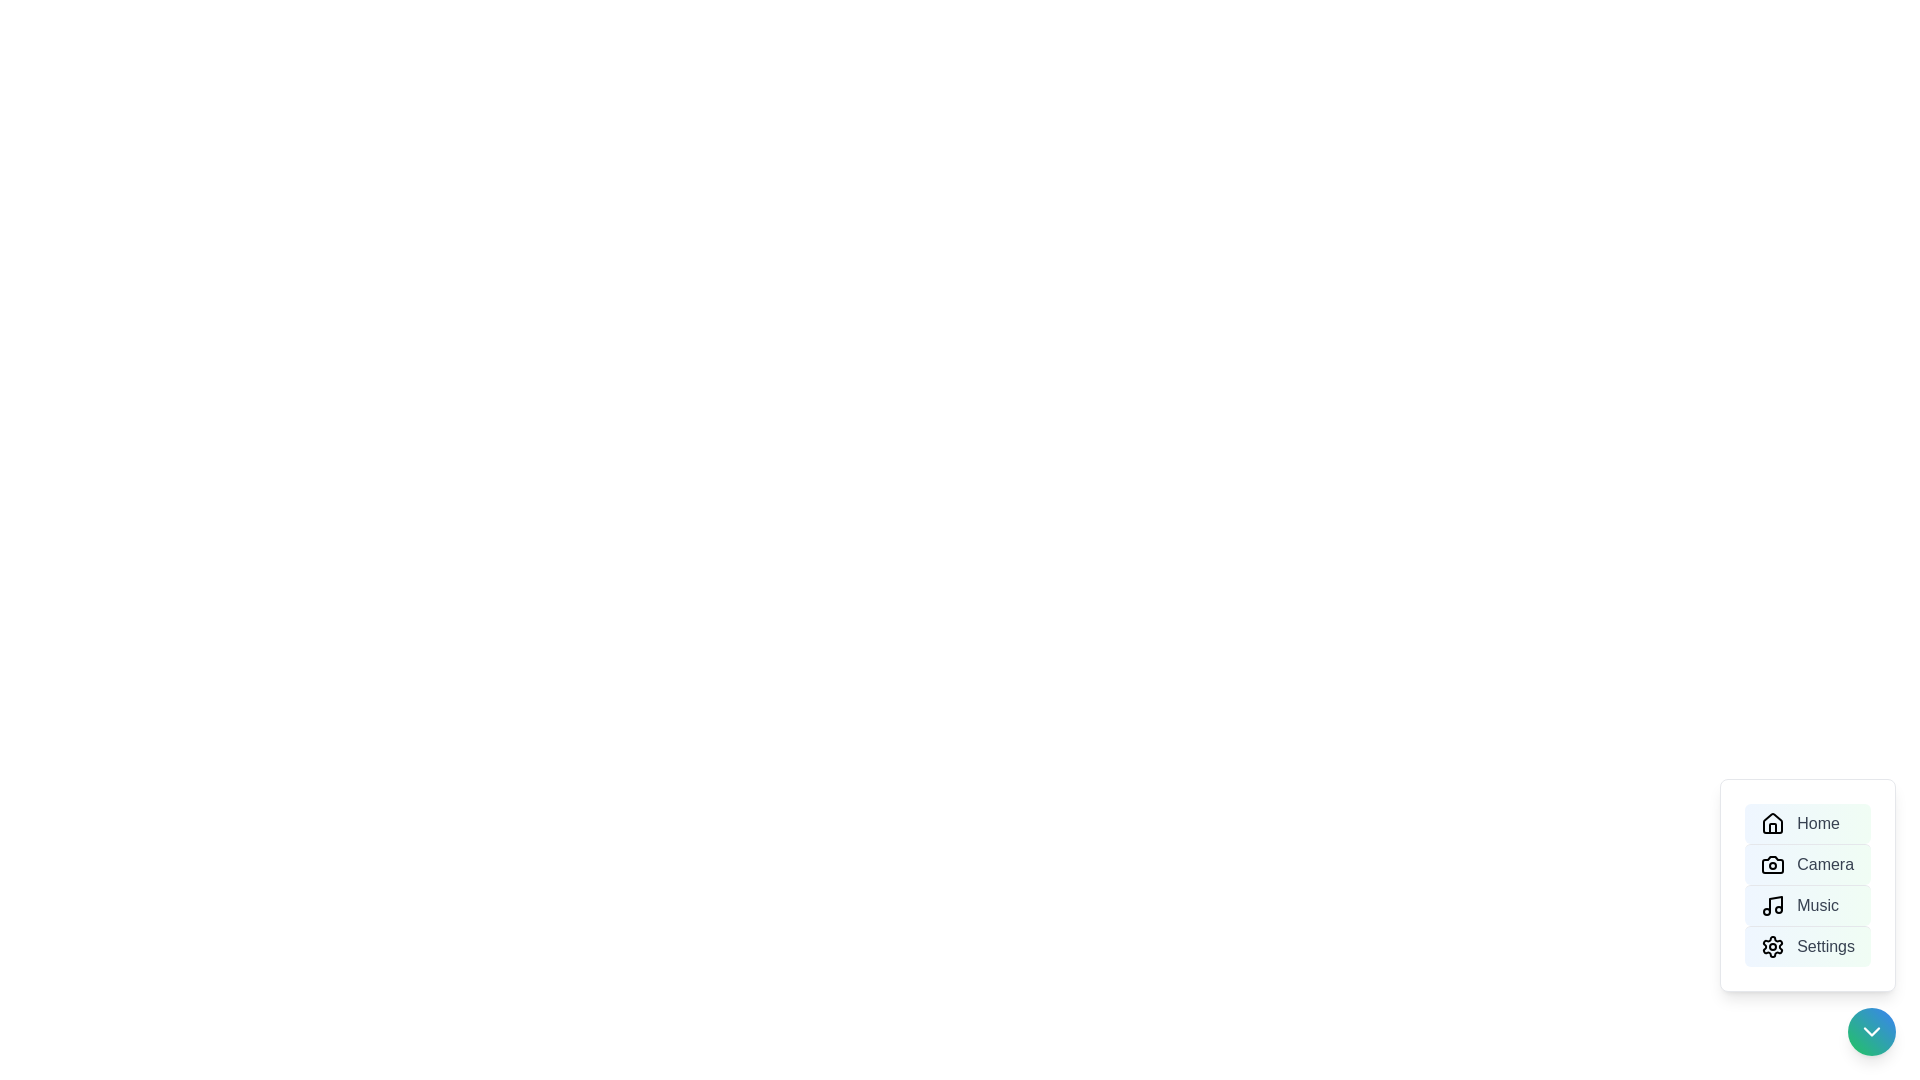  What do you see at coordinates (1808, 824) in the screenshot?
I see `the menu option Home to highlight it` at bounding box center [1808, 824].